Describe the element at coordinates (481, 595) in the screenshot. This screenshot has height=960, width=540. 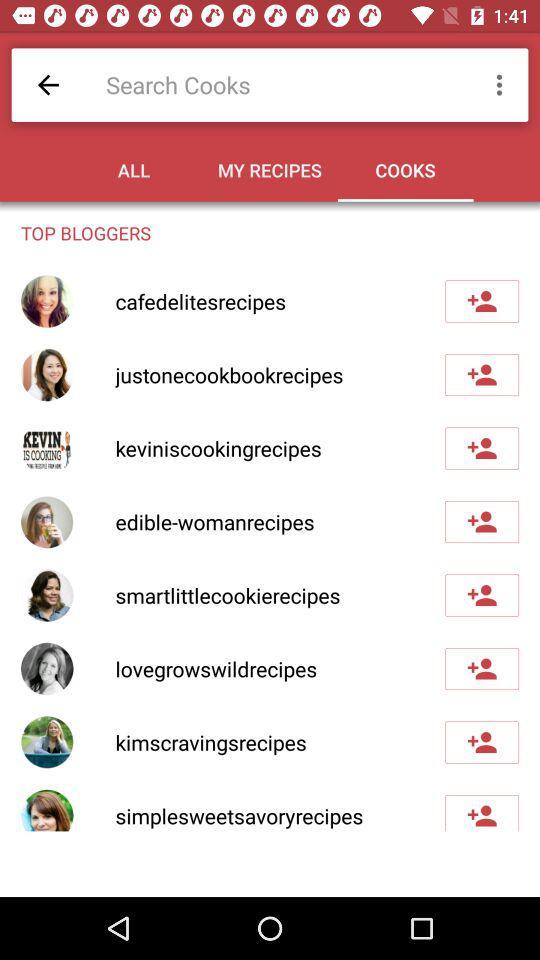
I see `friend` at that location.